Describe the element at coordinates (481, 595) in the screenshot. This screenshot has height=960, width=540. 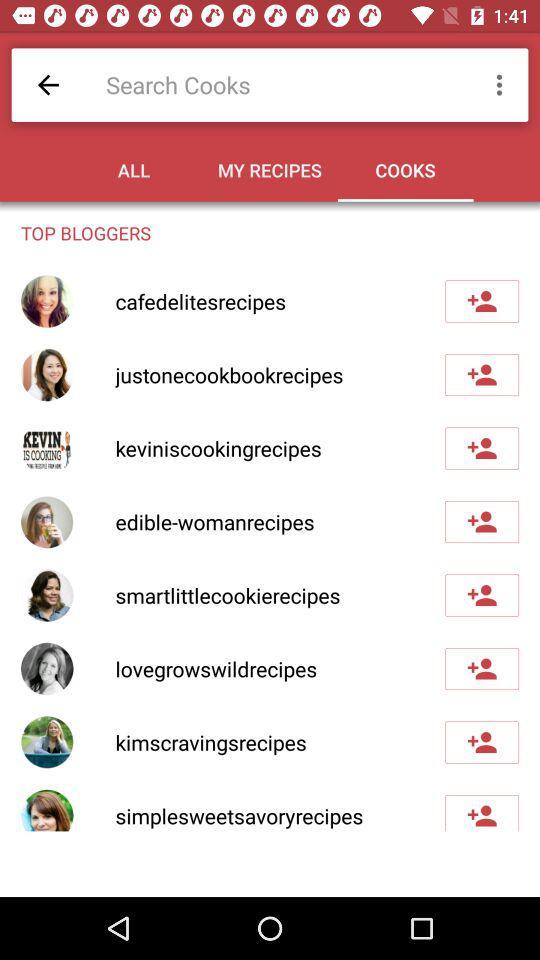
I see `friend` at that location.